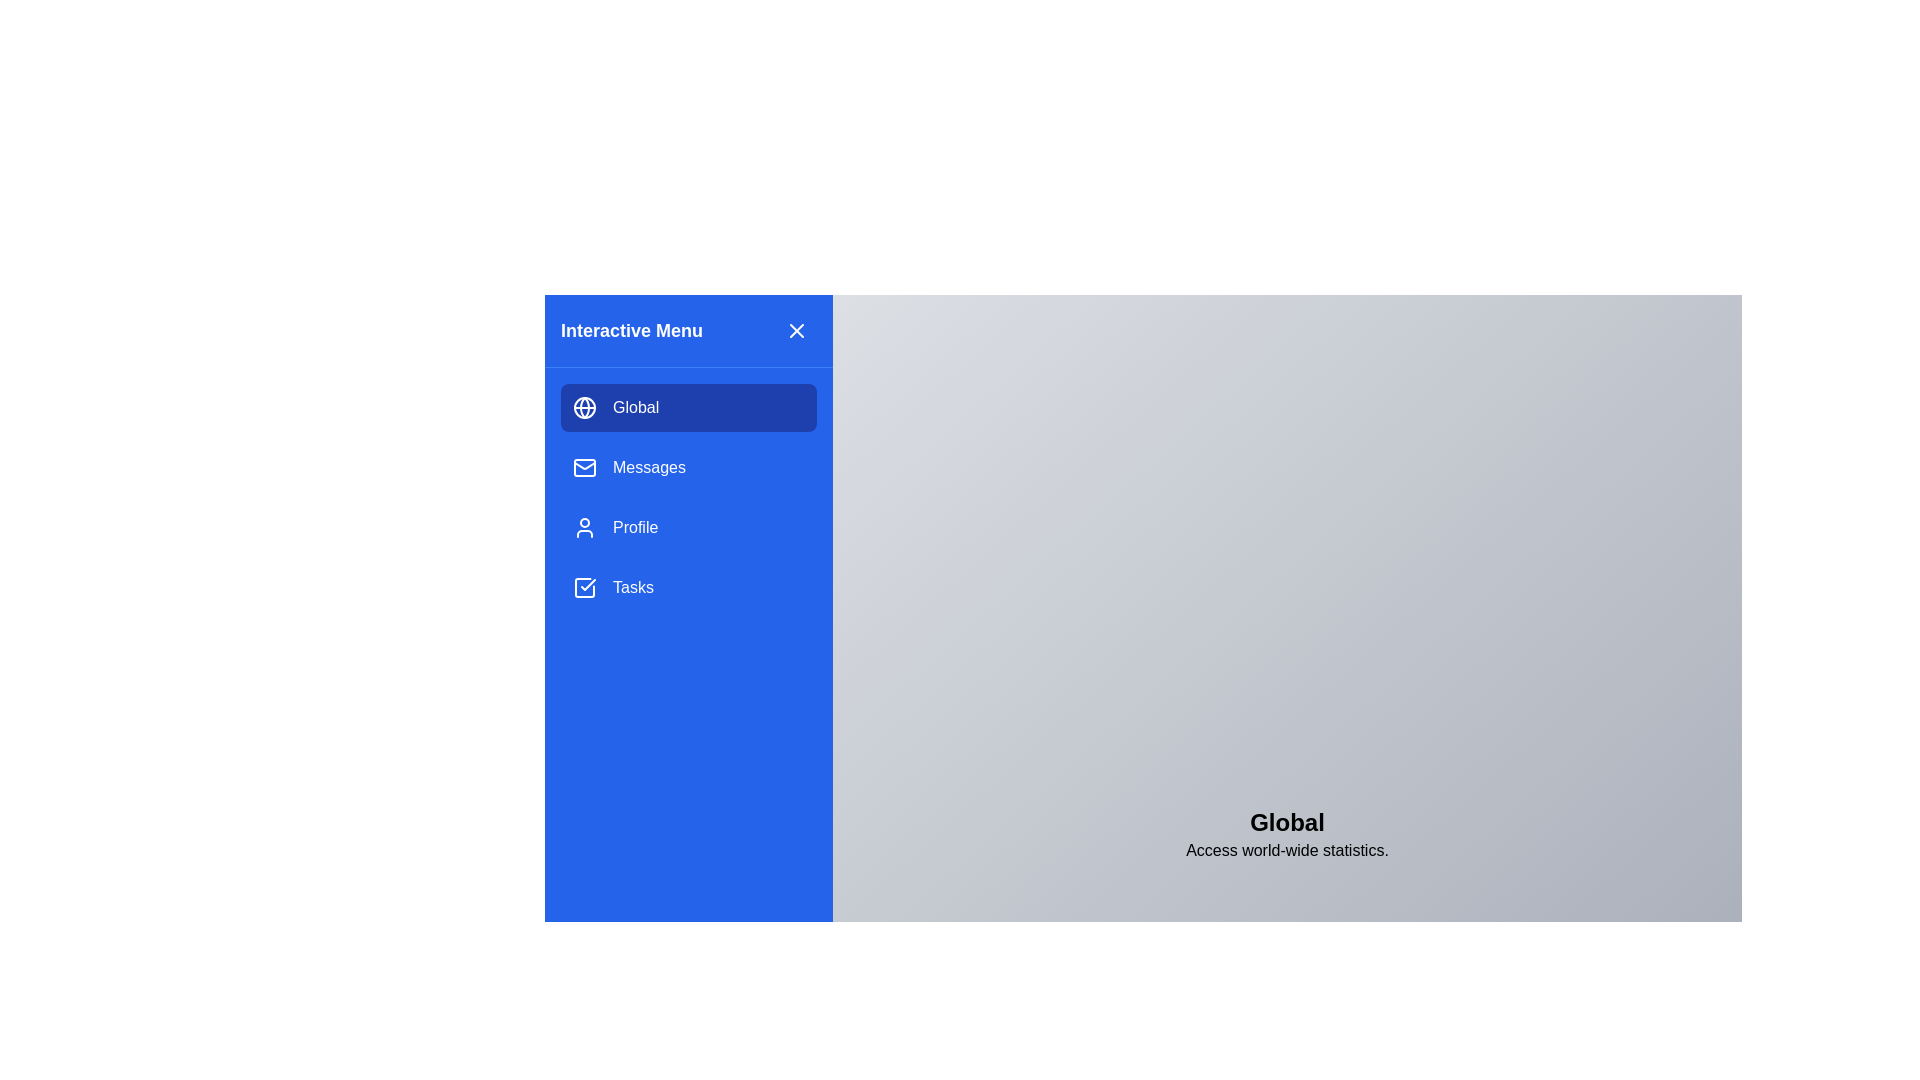  I want to click on the text label displaying 'Access world-wide statistics.' which is positioned below the 'Global' title and serves as a descriptive line for it, so click(1287, 851).